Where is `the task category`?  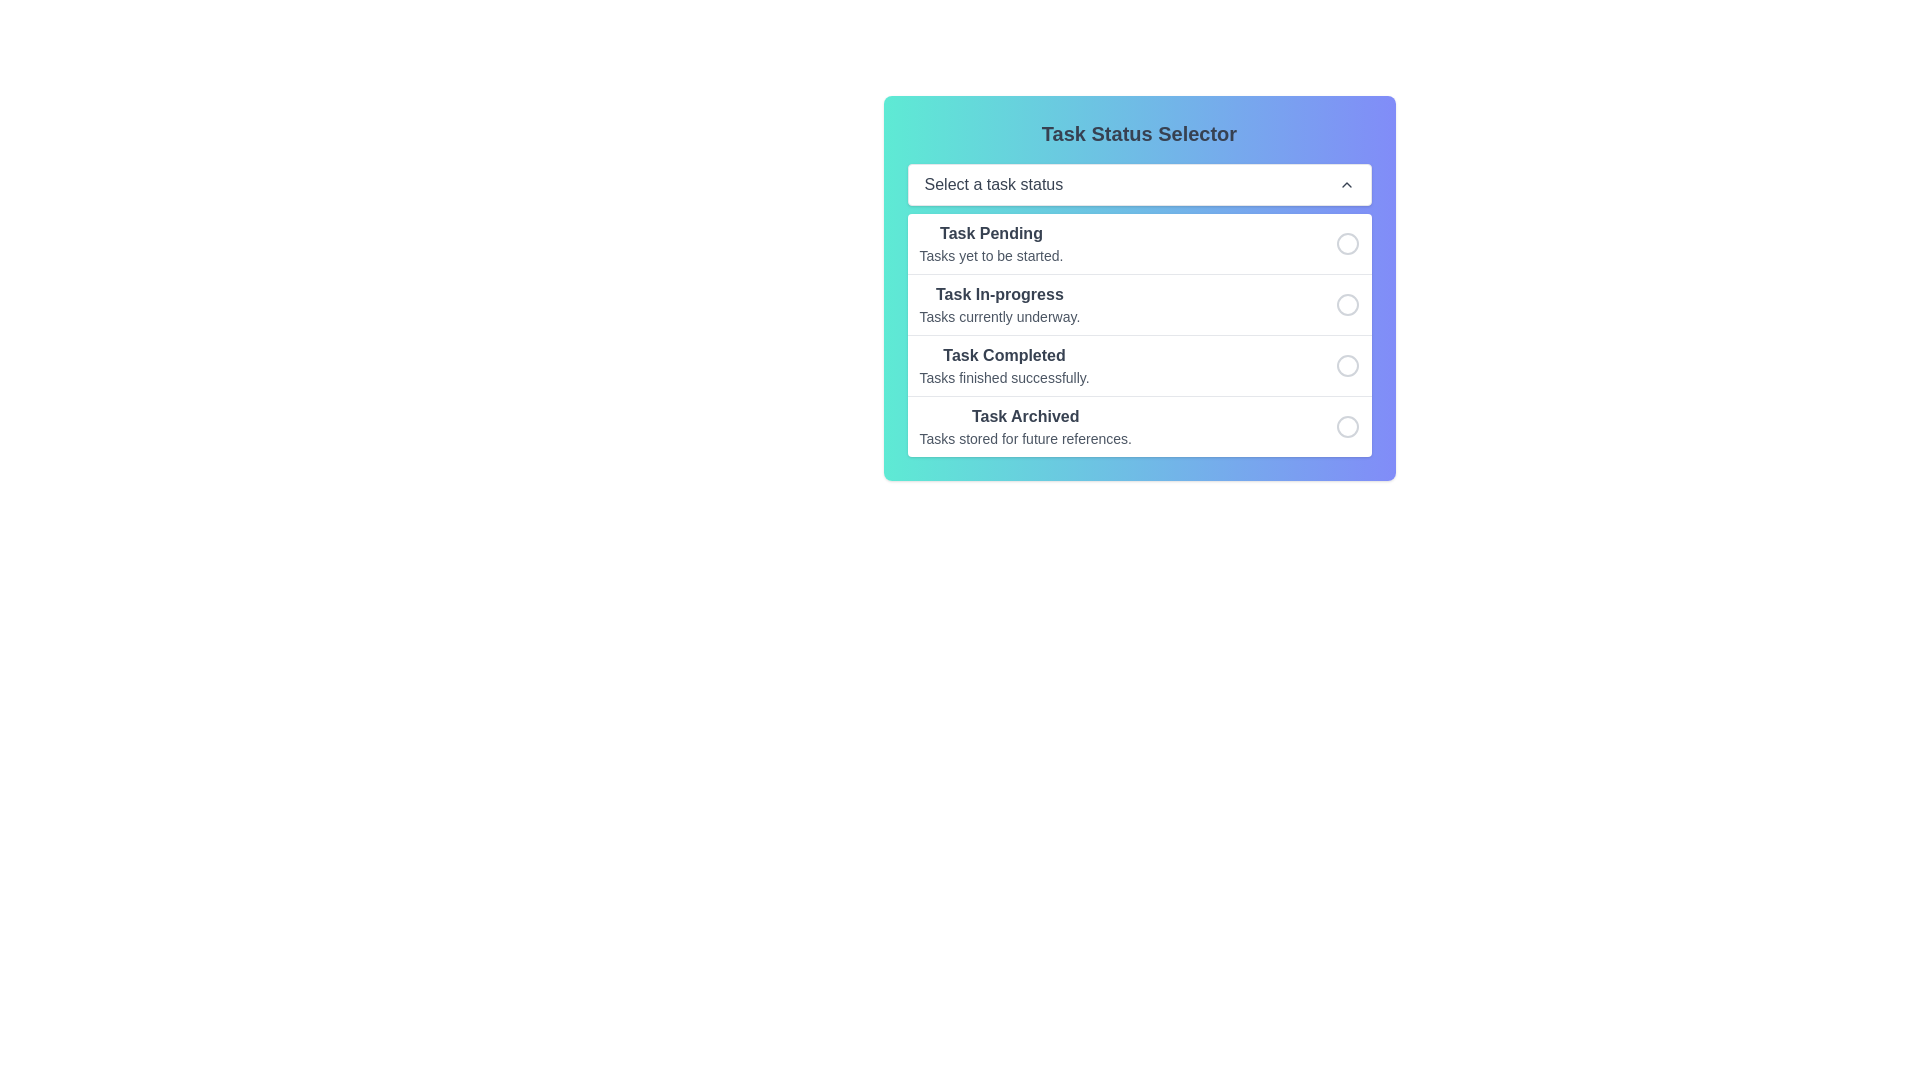
the task category is located at coordinates (999, 294).